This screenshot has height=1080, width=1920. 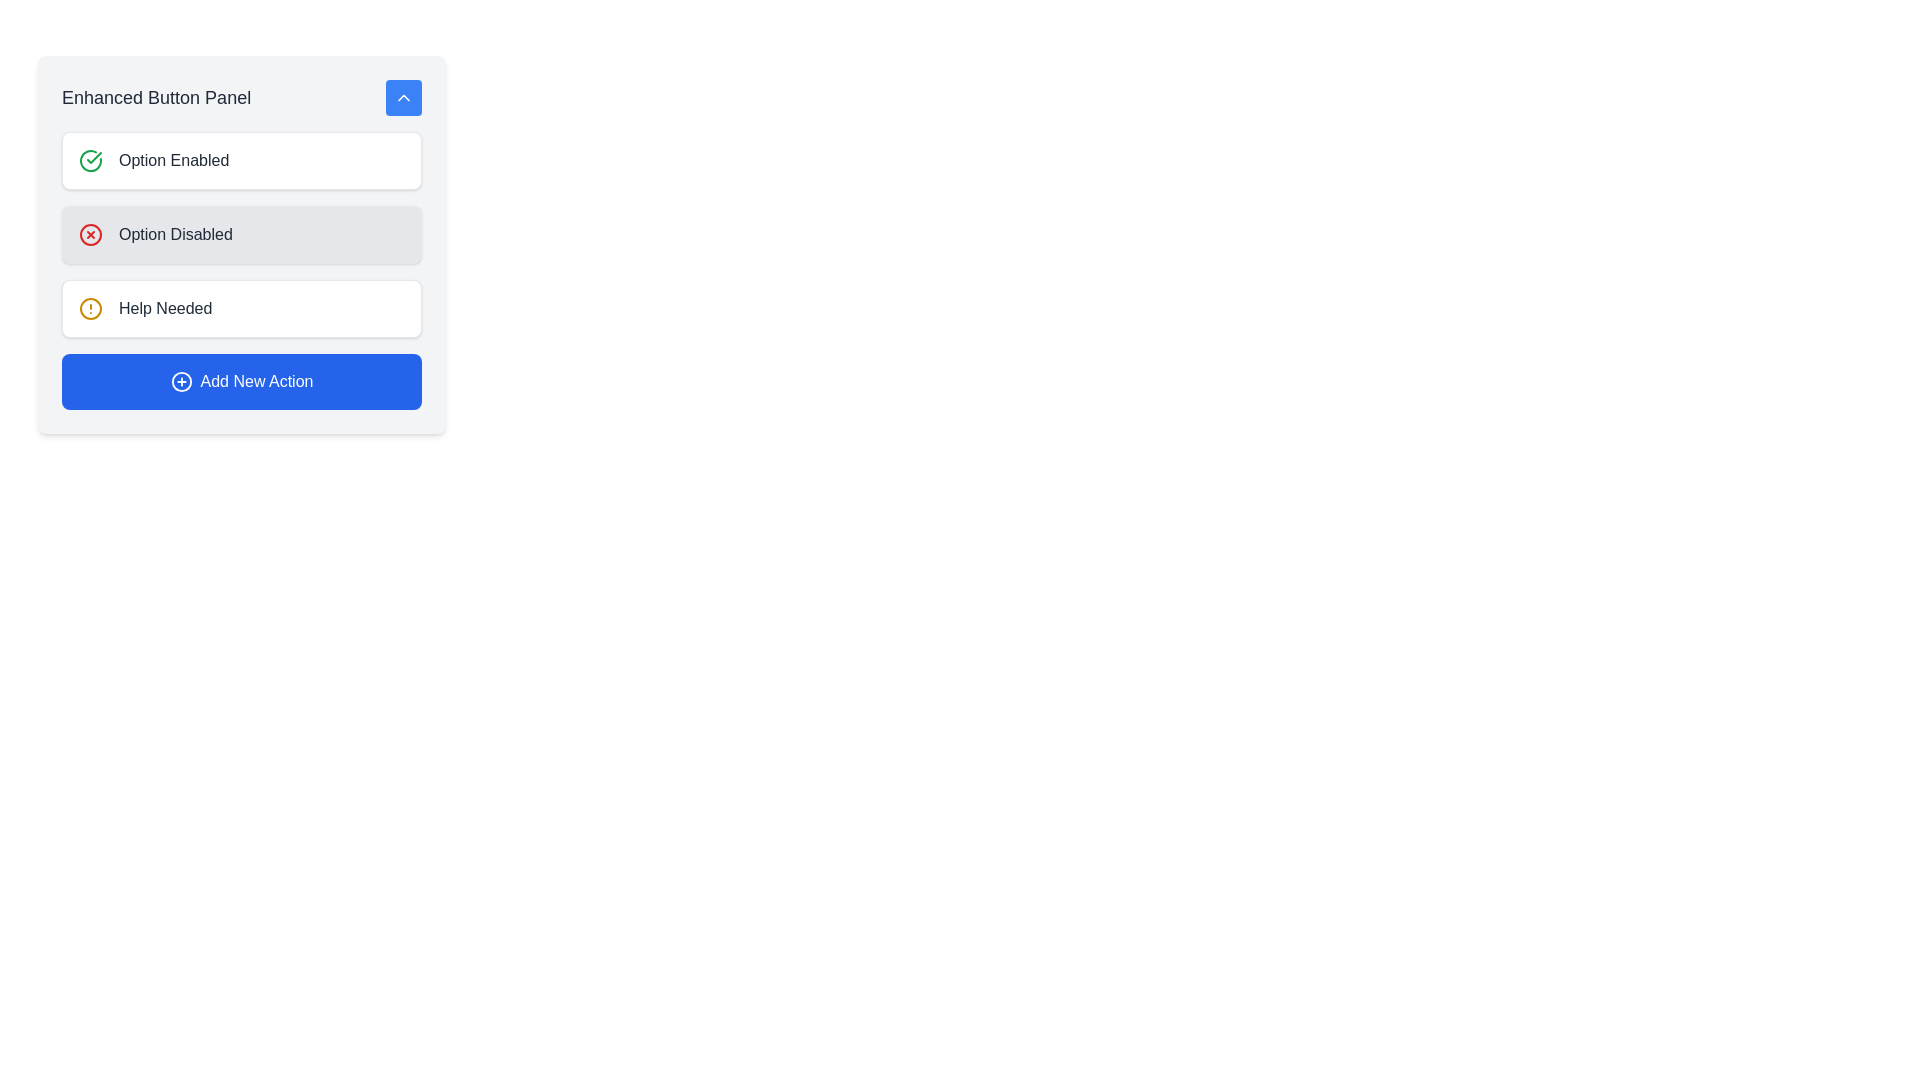 What do you see at coordinates (90, 234) in the screenshot?
I see `the circular background of the red 'x' symbol in the 'Option Disabled' section of the interface` at bounding box center [90, 234].